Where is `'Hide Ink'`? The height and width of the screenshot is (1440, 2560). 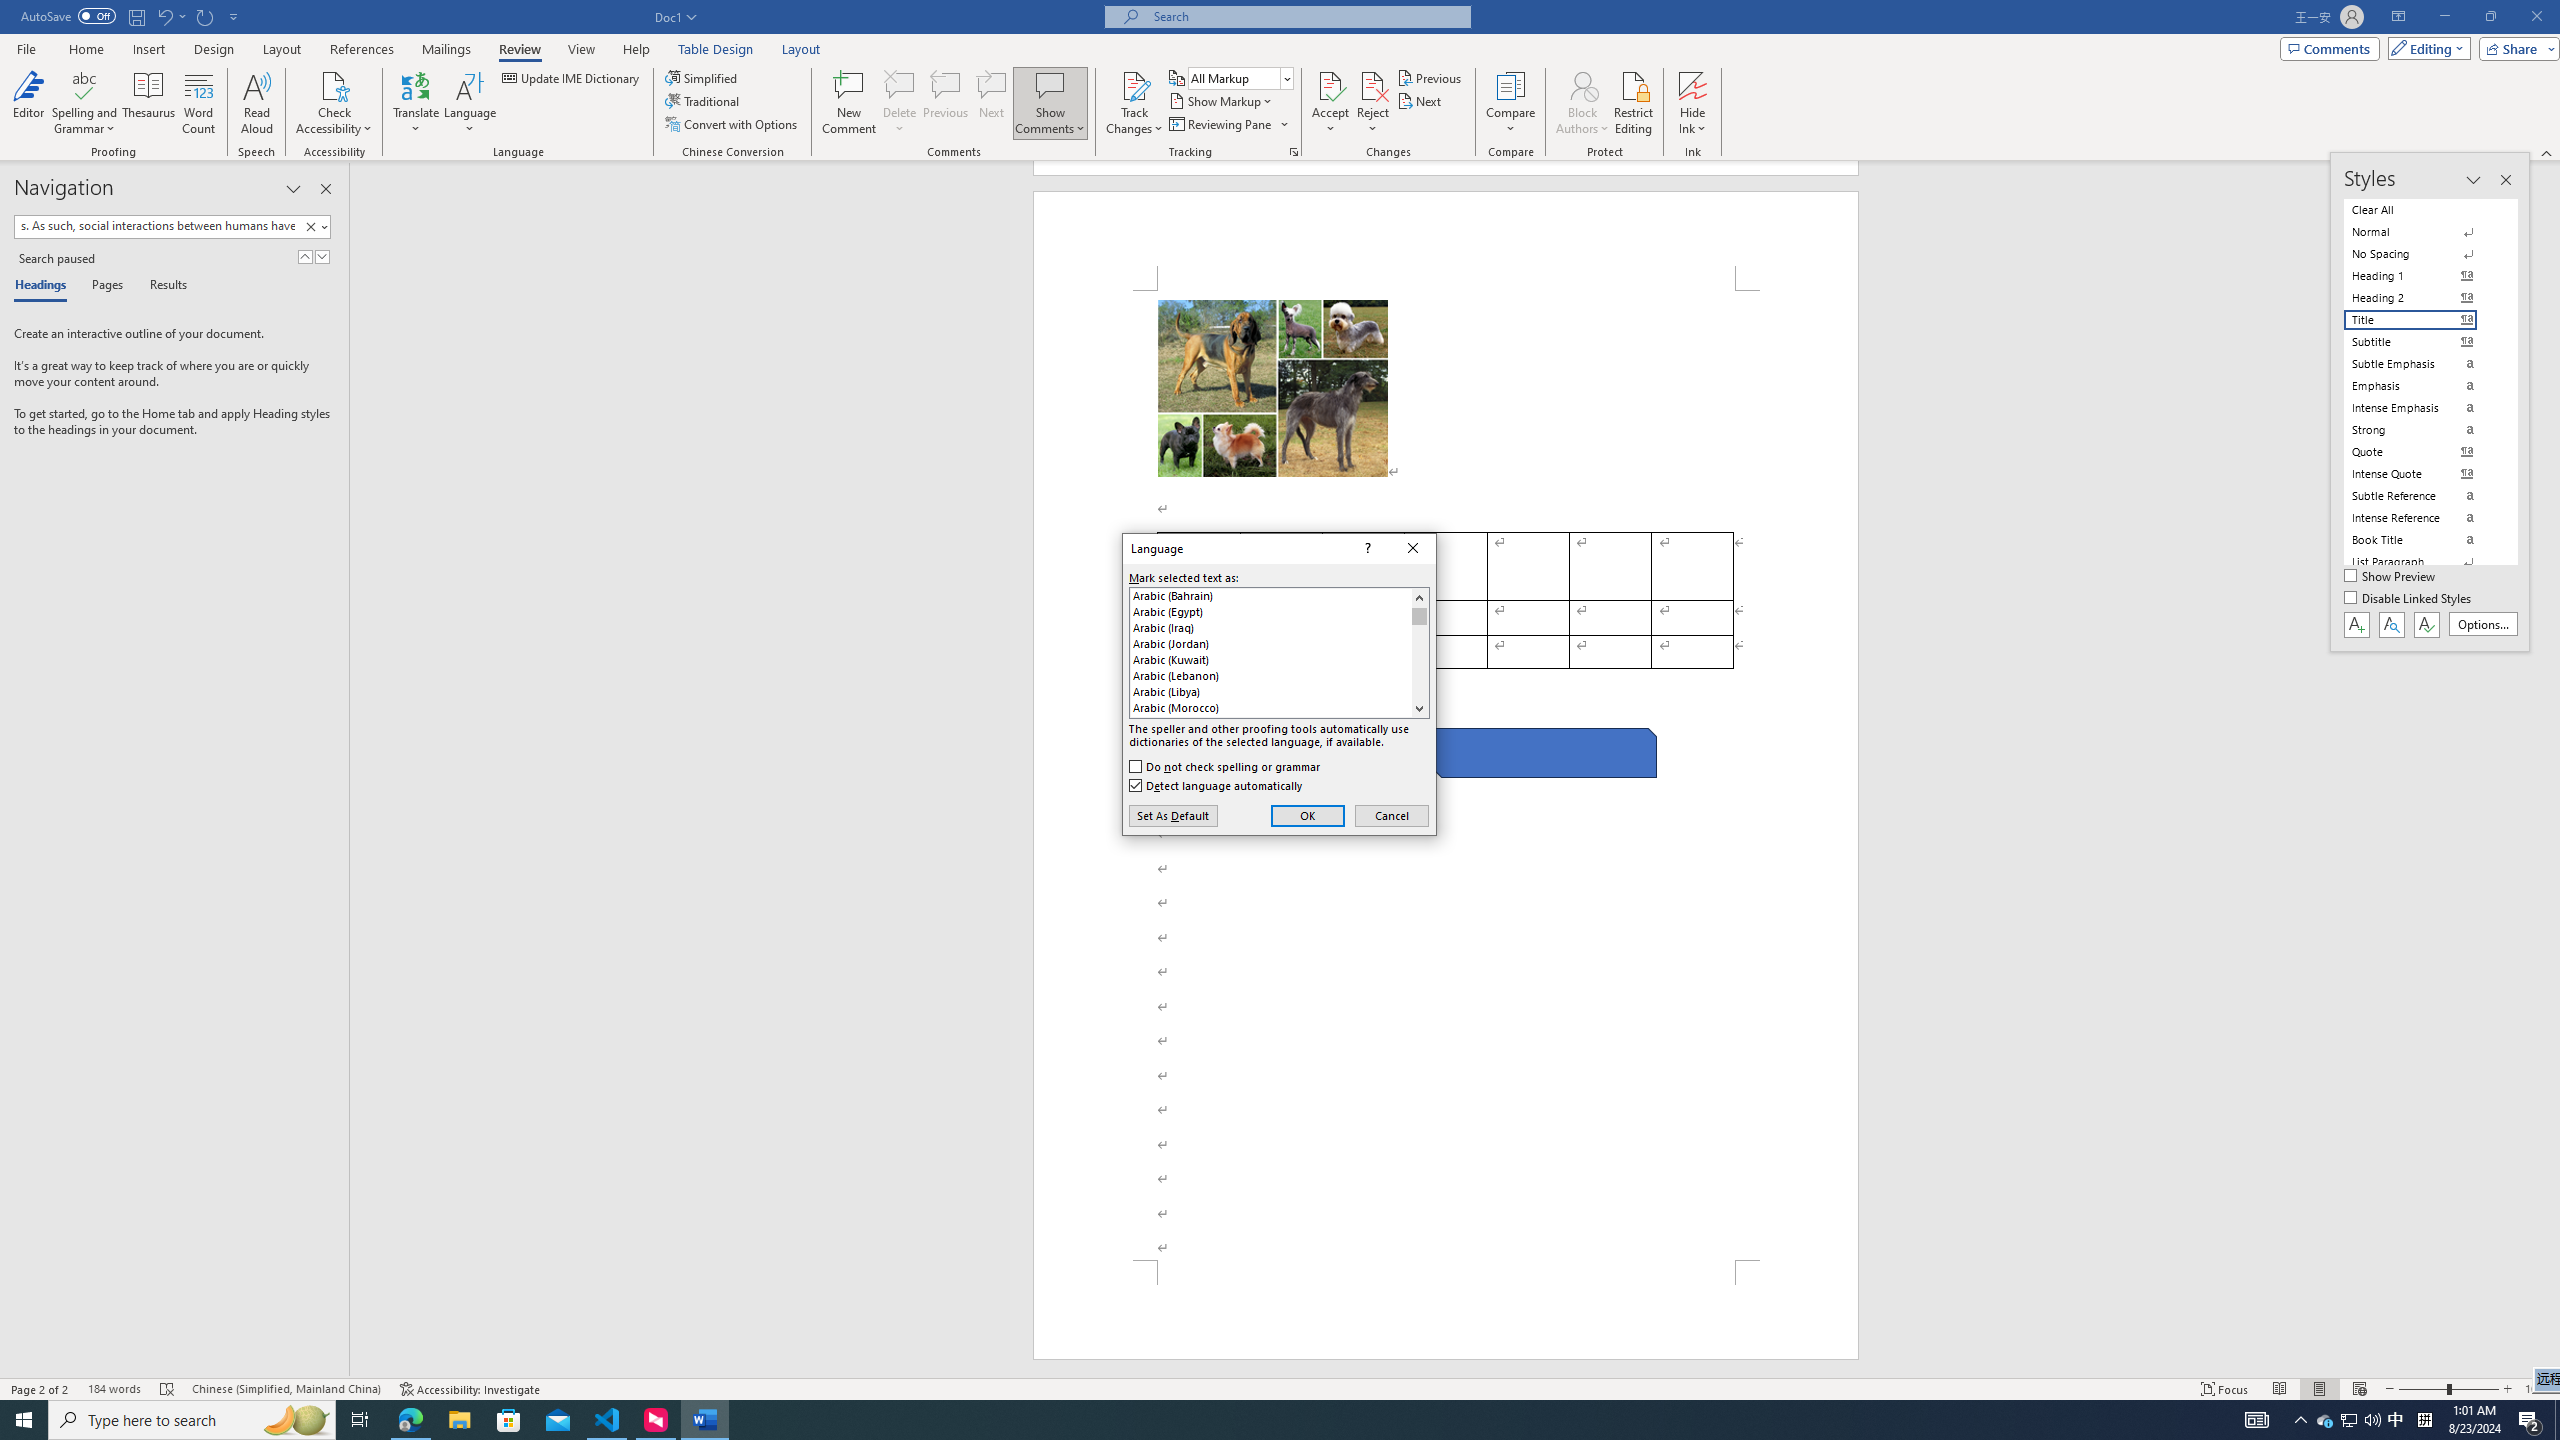
'Hide Ink' is located at coordinates (1692, 103).